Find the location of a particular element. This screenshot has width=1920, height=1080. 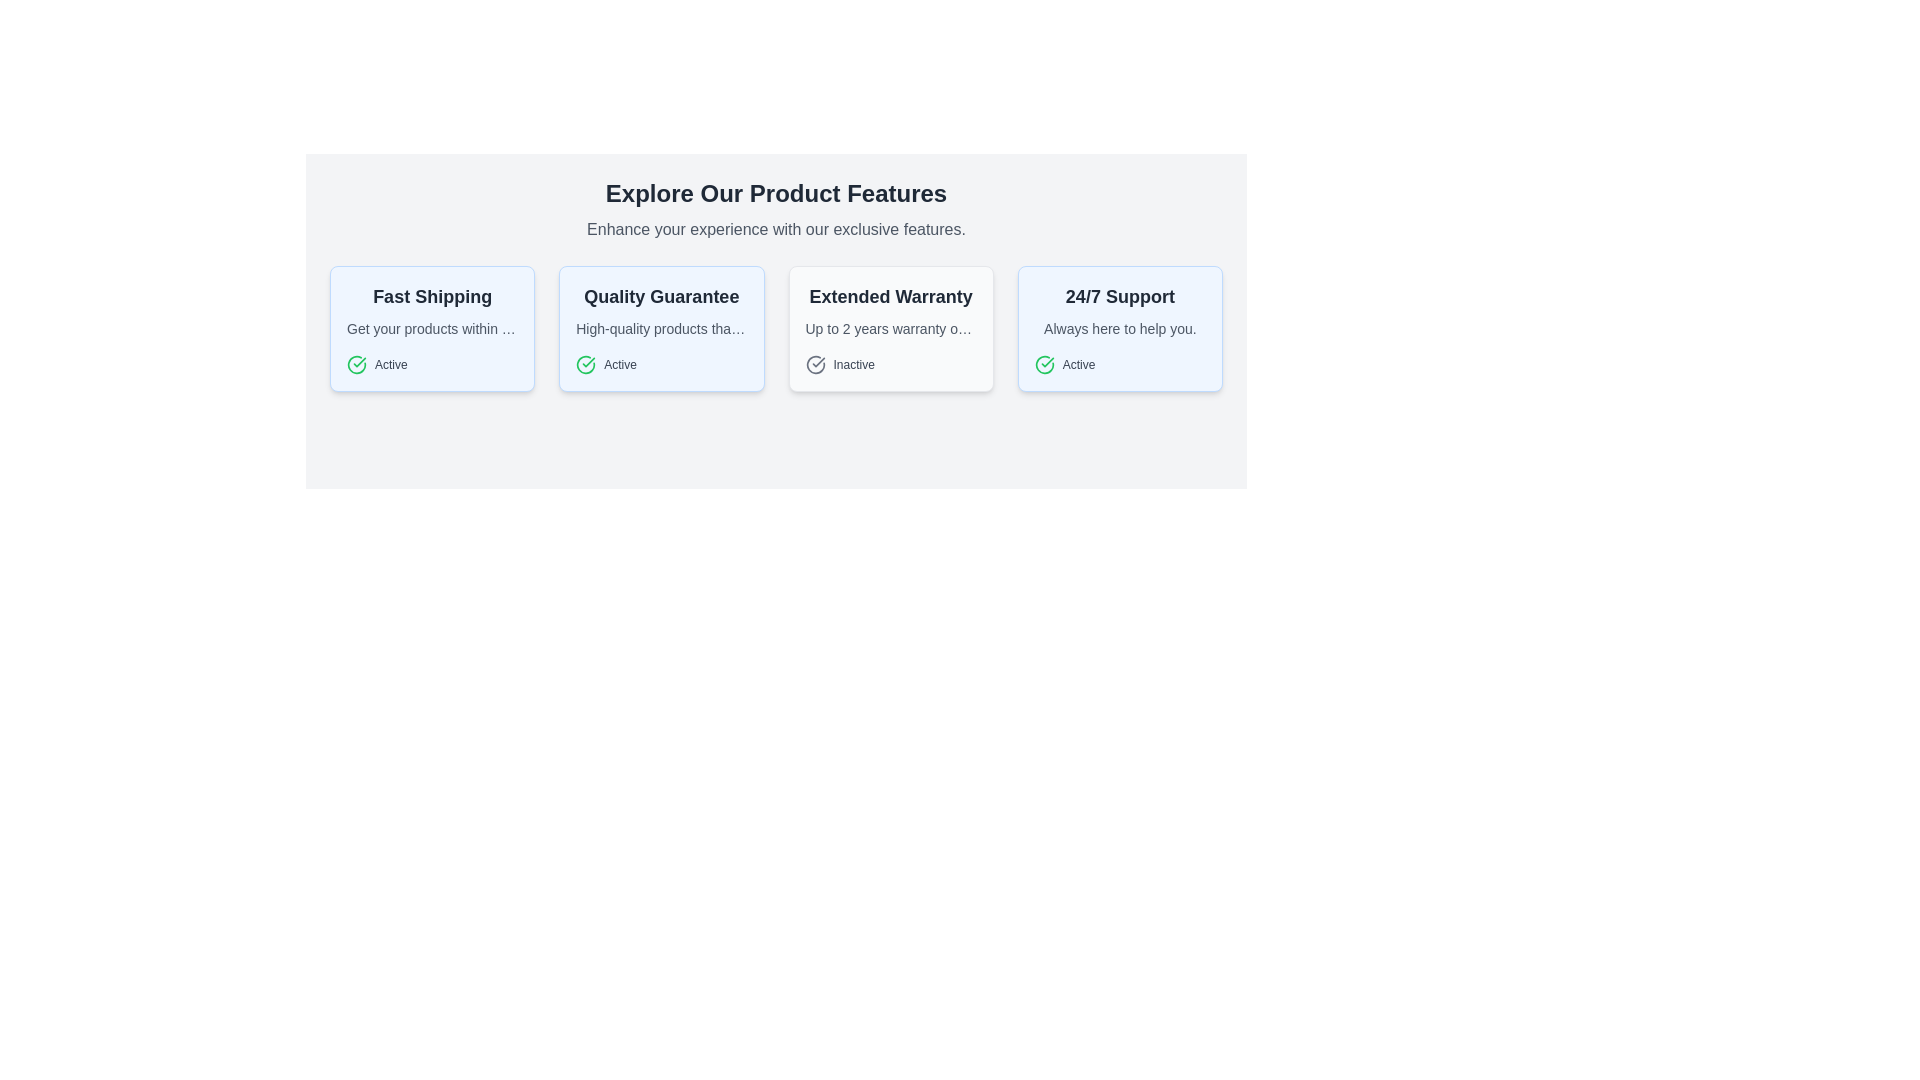

the text label reading 'Inactive' that indicates the status of 'Inactive' within the 'Extended Warranty' card is located at coordinates (854, 365).